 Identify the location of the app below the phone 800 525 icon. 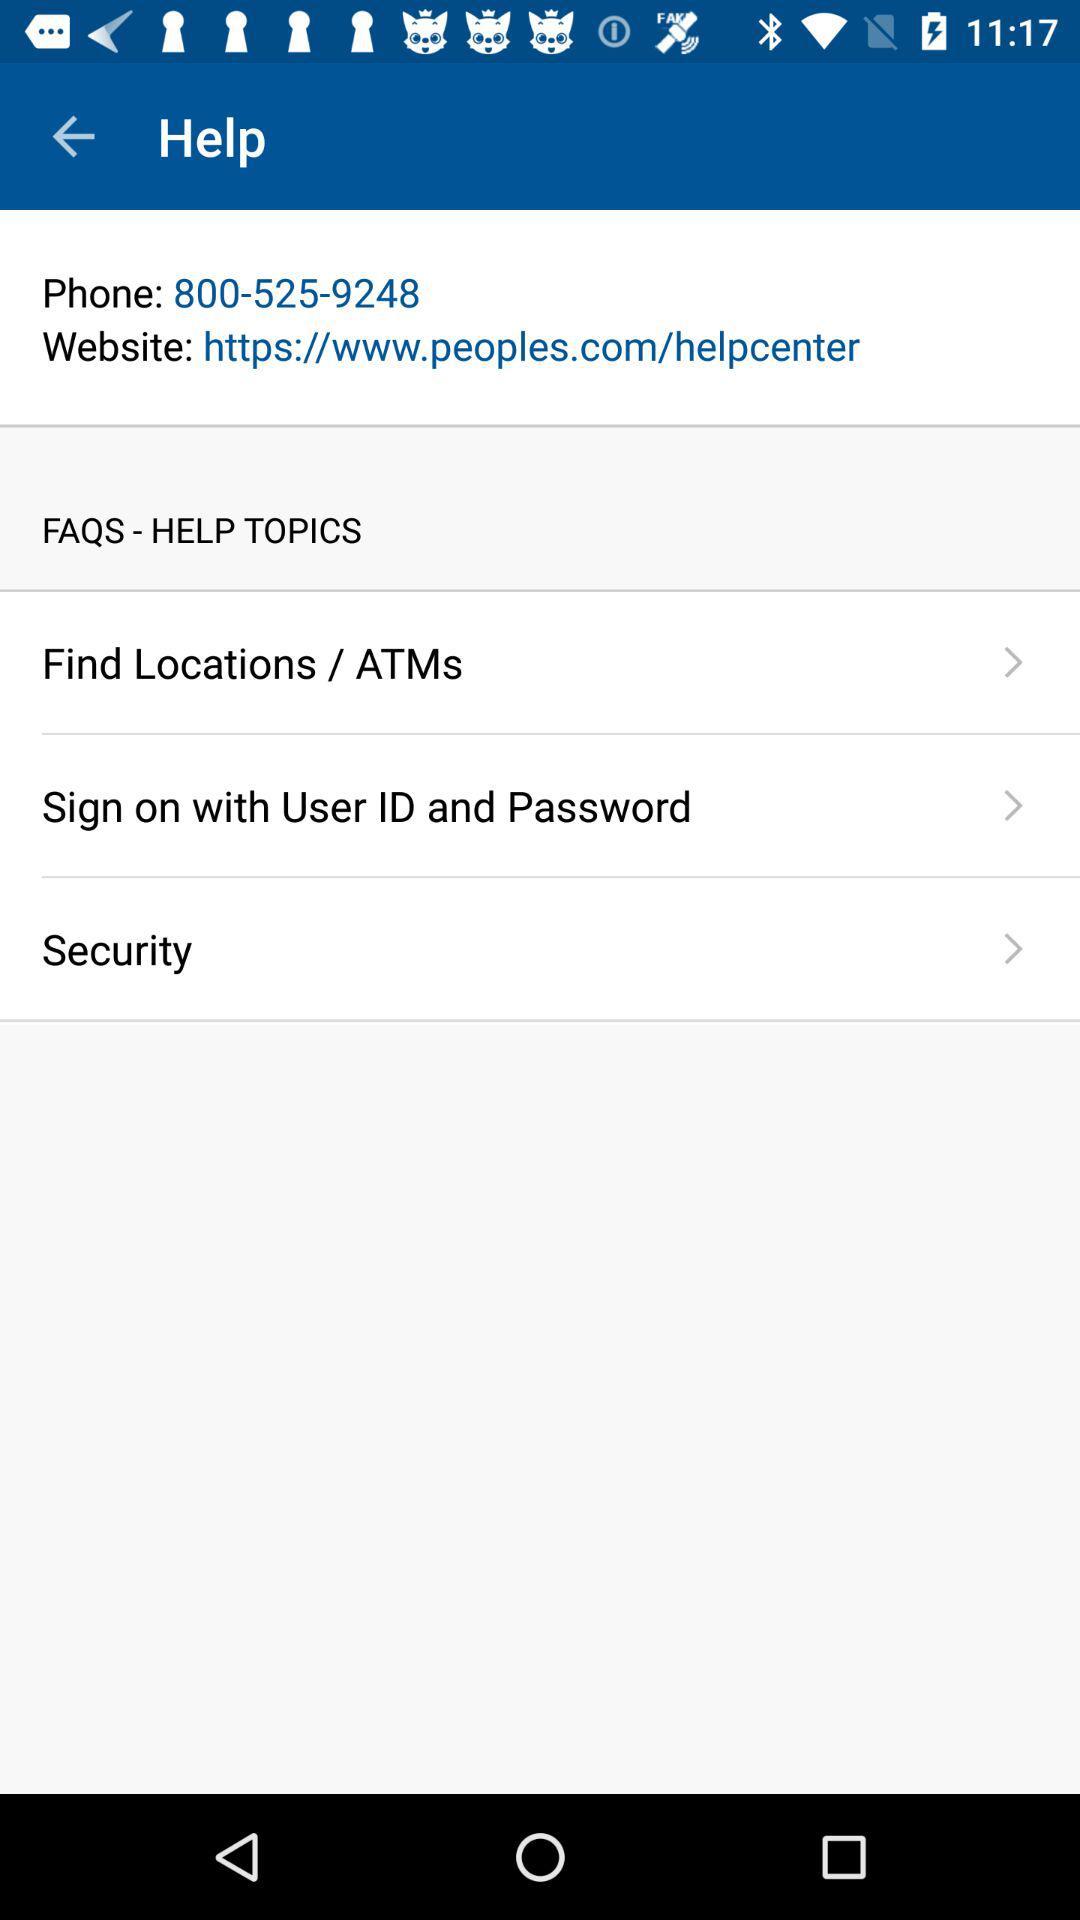
(540, 345).